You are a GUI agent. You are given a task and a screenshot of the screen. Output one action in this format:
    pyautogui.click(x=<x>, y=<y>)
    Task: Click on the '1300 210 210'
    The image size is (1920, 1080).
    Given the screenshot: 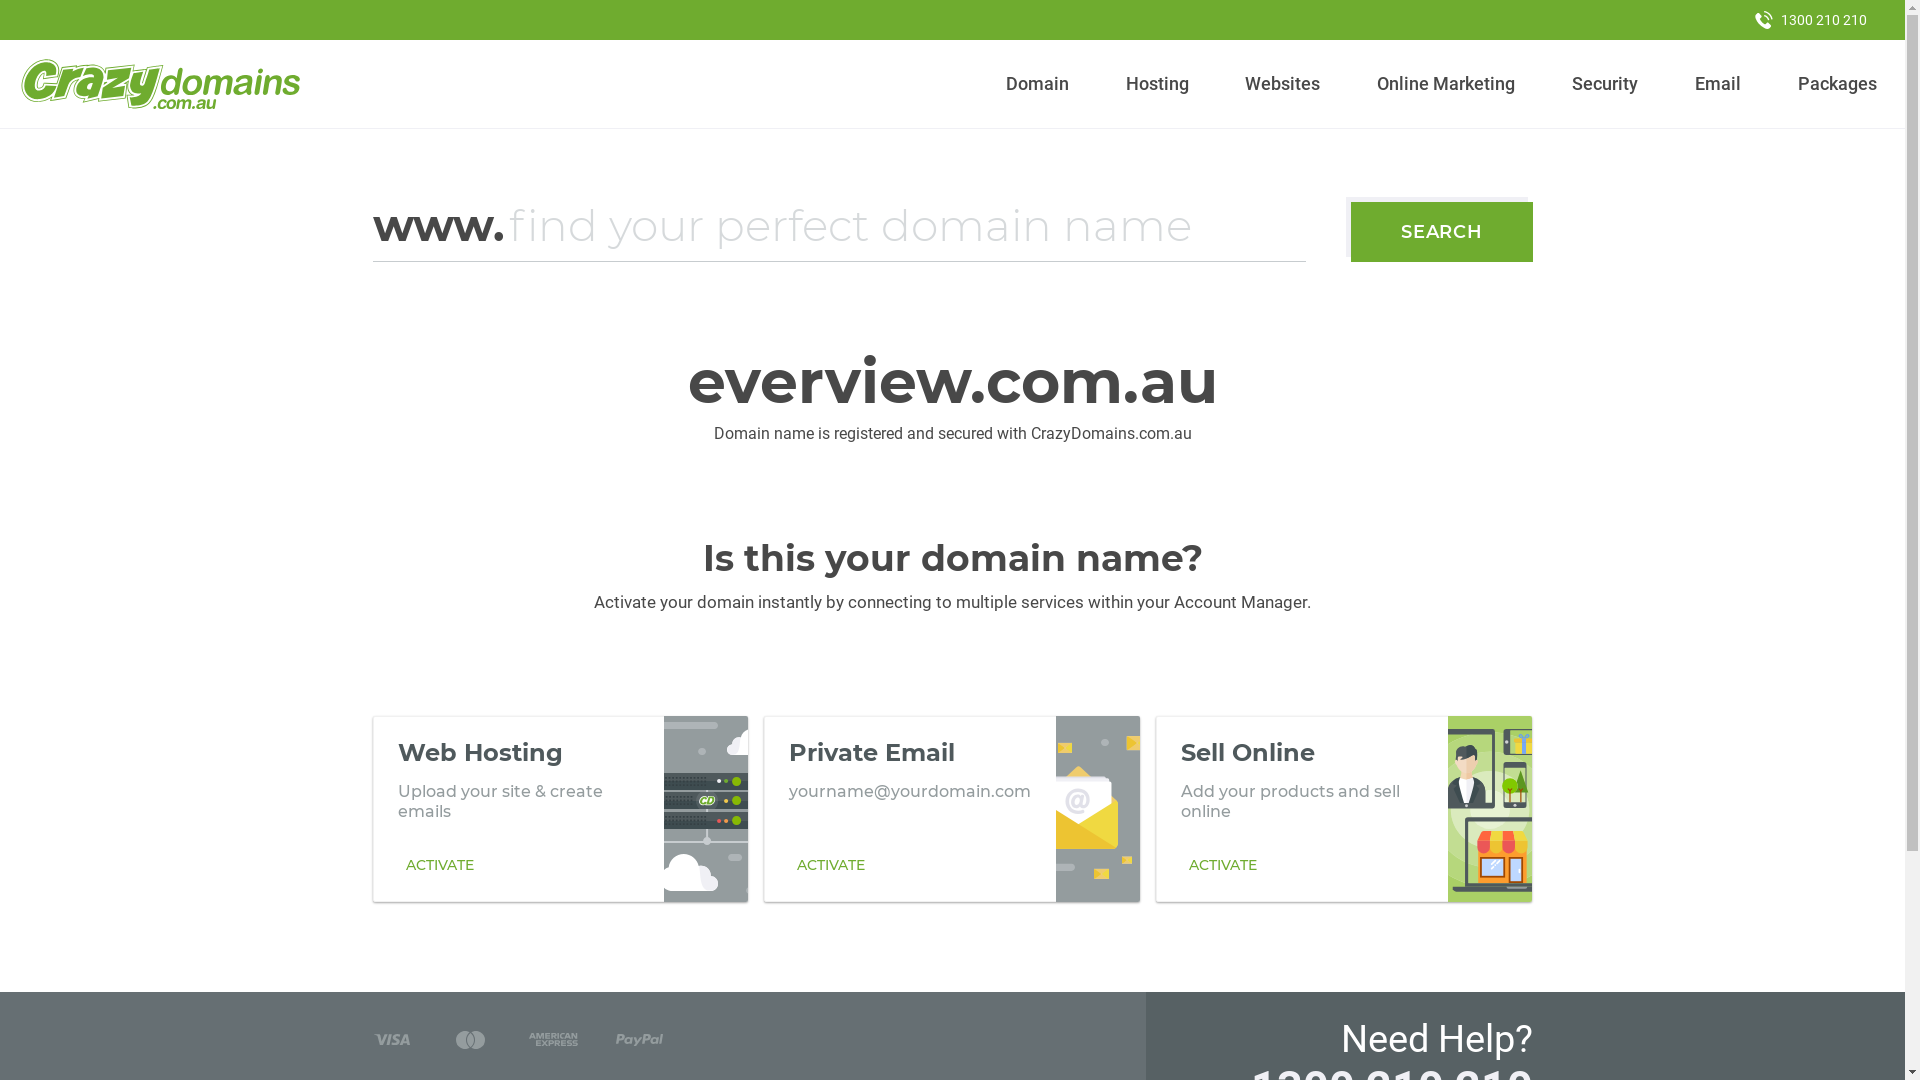 What is the action you would take?
    pyautogui.click(x=1736, y=19)
    